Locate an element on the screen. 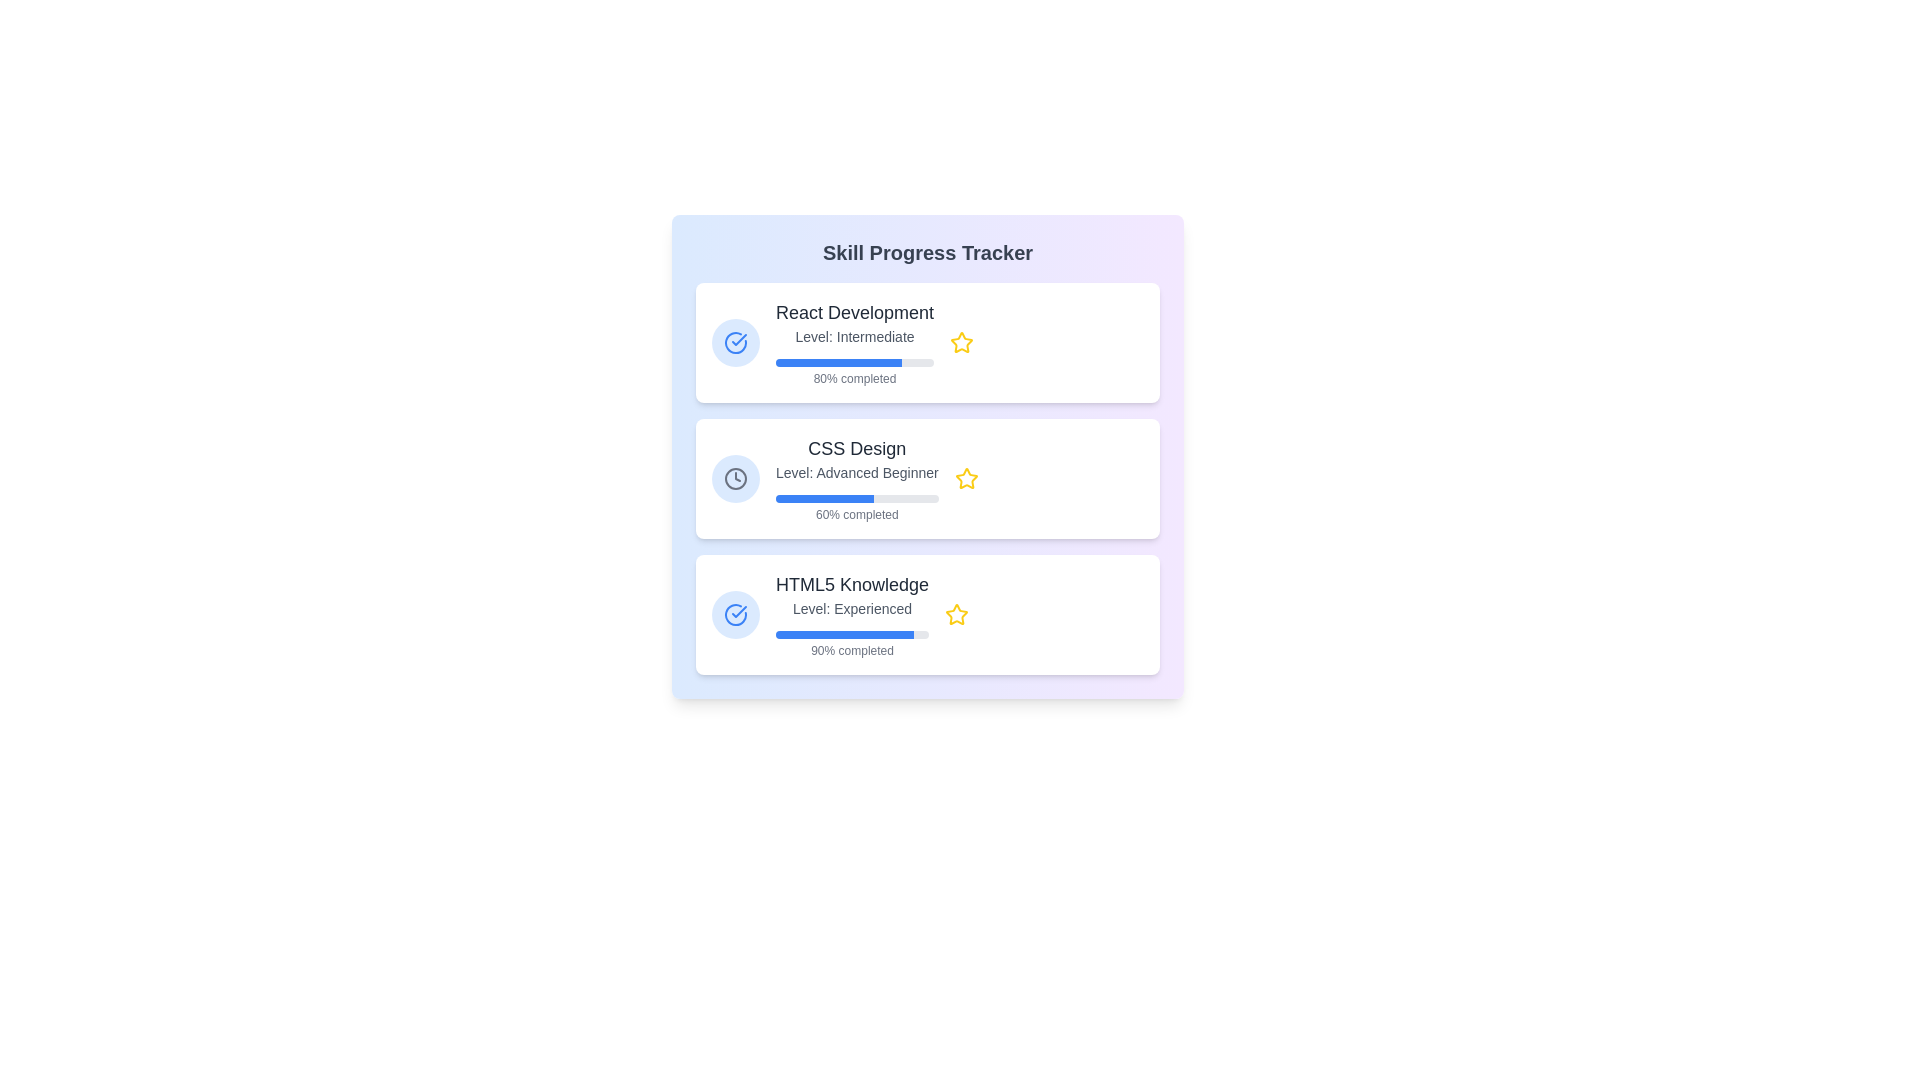  assistive technology is located at coordinates (854, 312).